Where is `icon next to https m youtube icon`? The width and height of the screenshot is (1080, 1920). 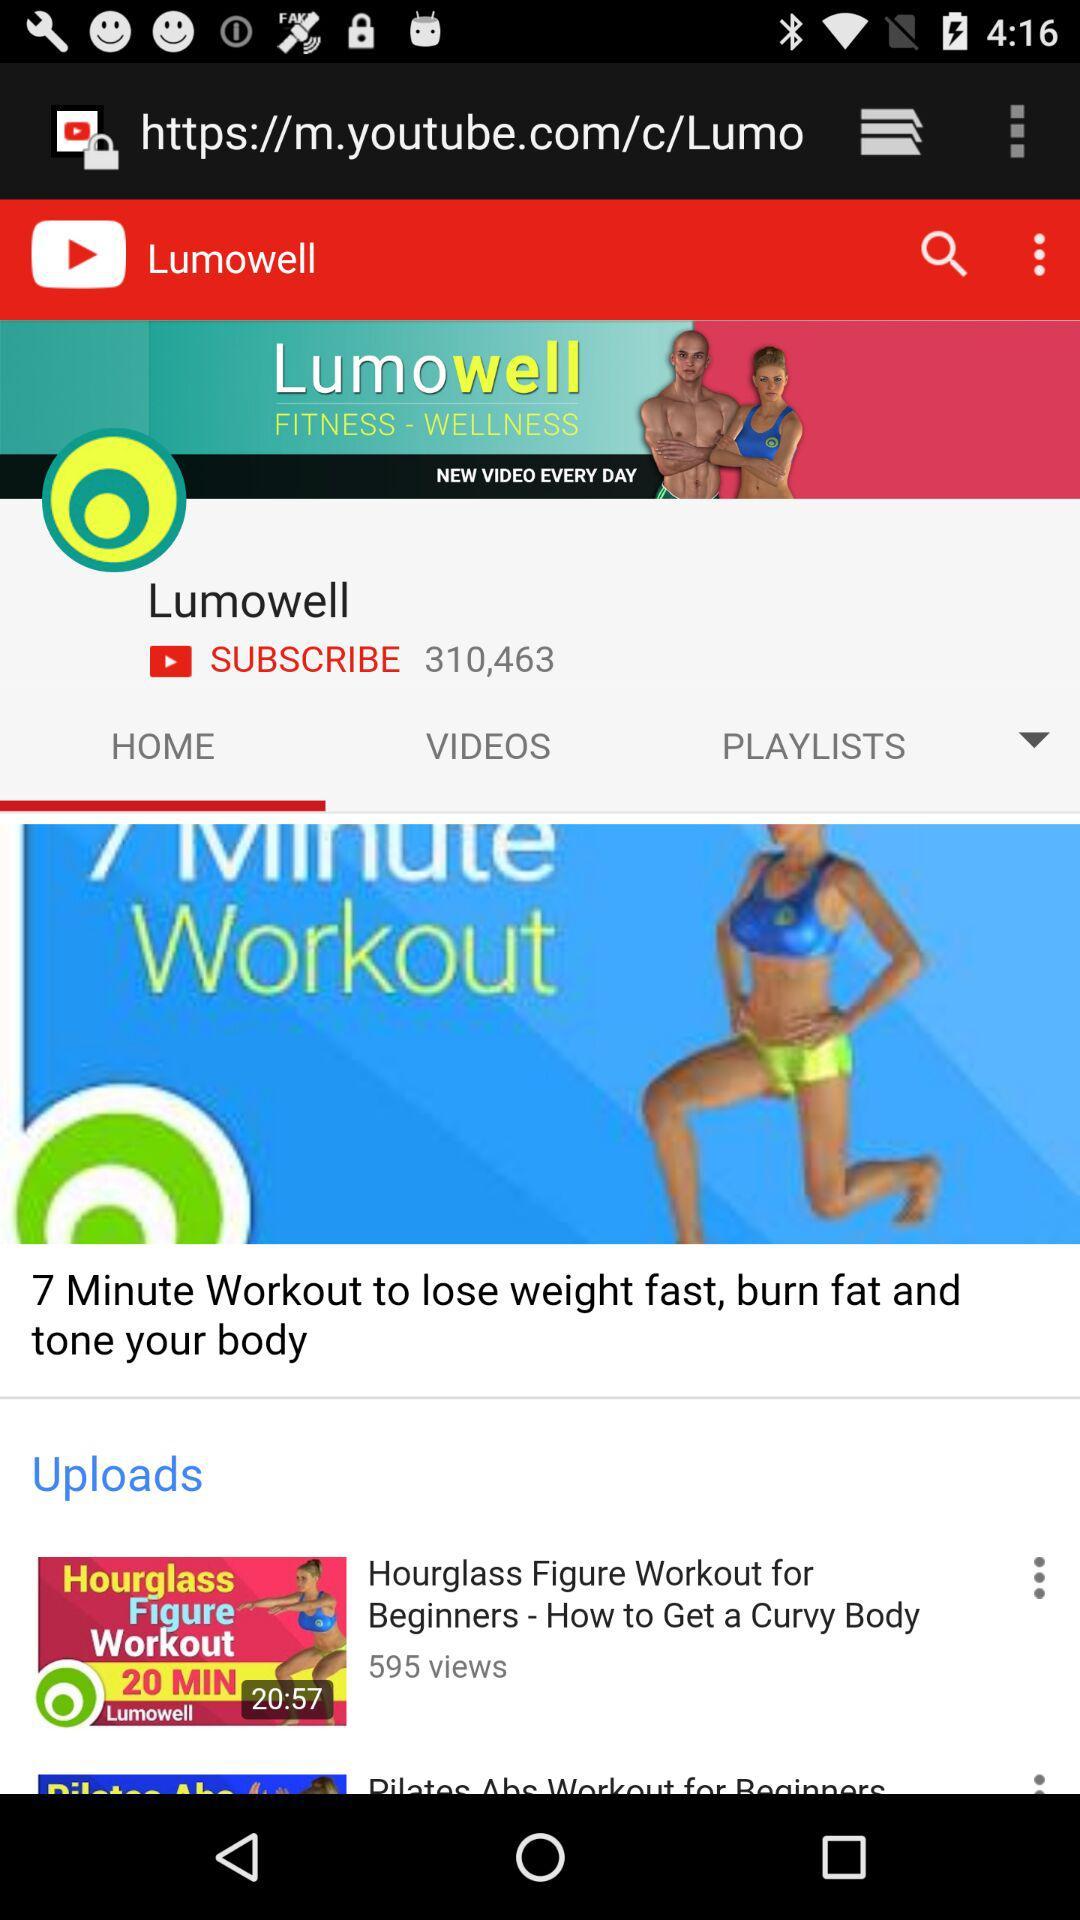
icon next to https m youtube icon is located at coordinates (890, 130).